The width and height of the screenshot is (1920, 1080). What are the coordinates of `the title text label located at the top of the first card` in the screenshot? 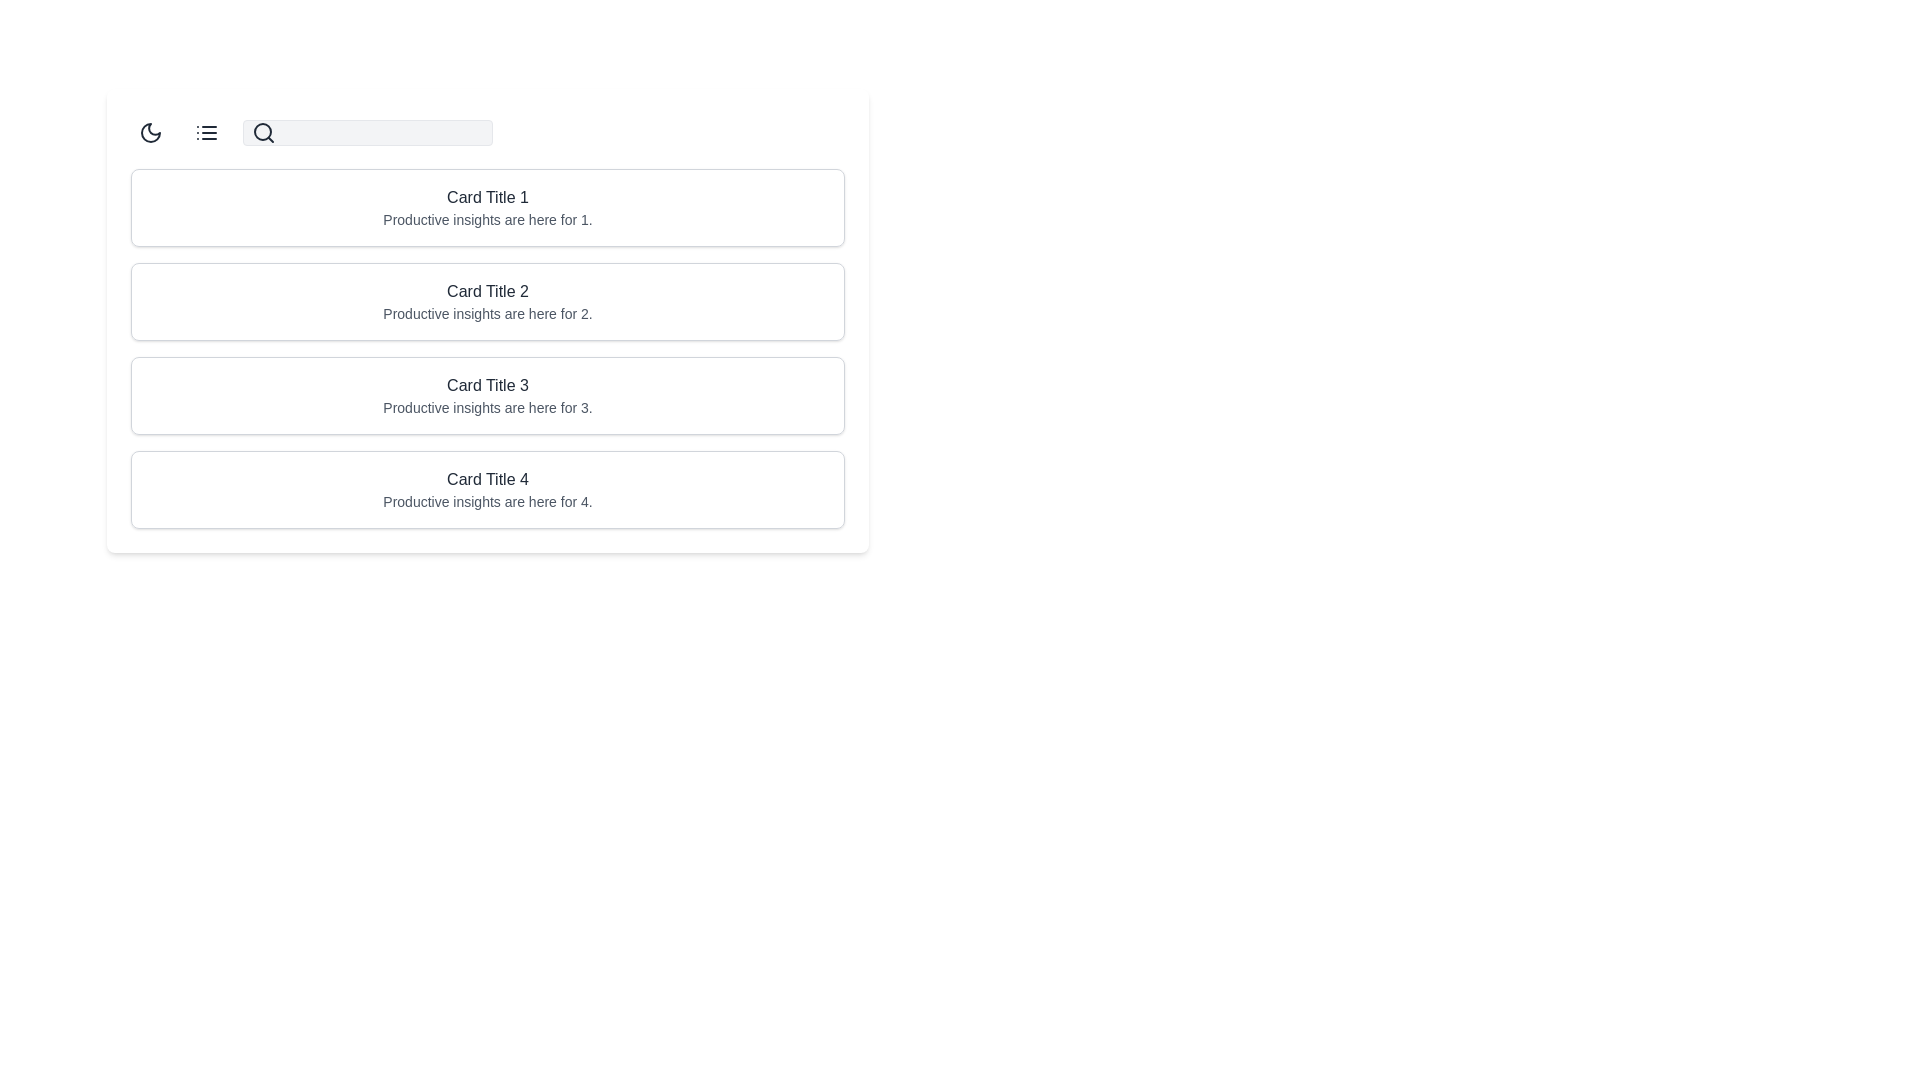 It's located at (488, 197).